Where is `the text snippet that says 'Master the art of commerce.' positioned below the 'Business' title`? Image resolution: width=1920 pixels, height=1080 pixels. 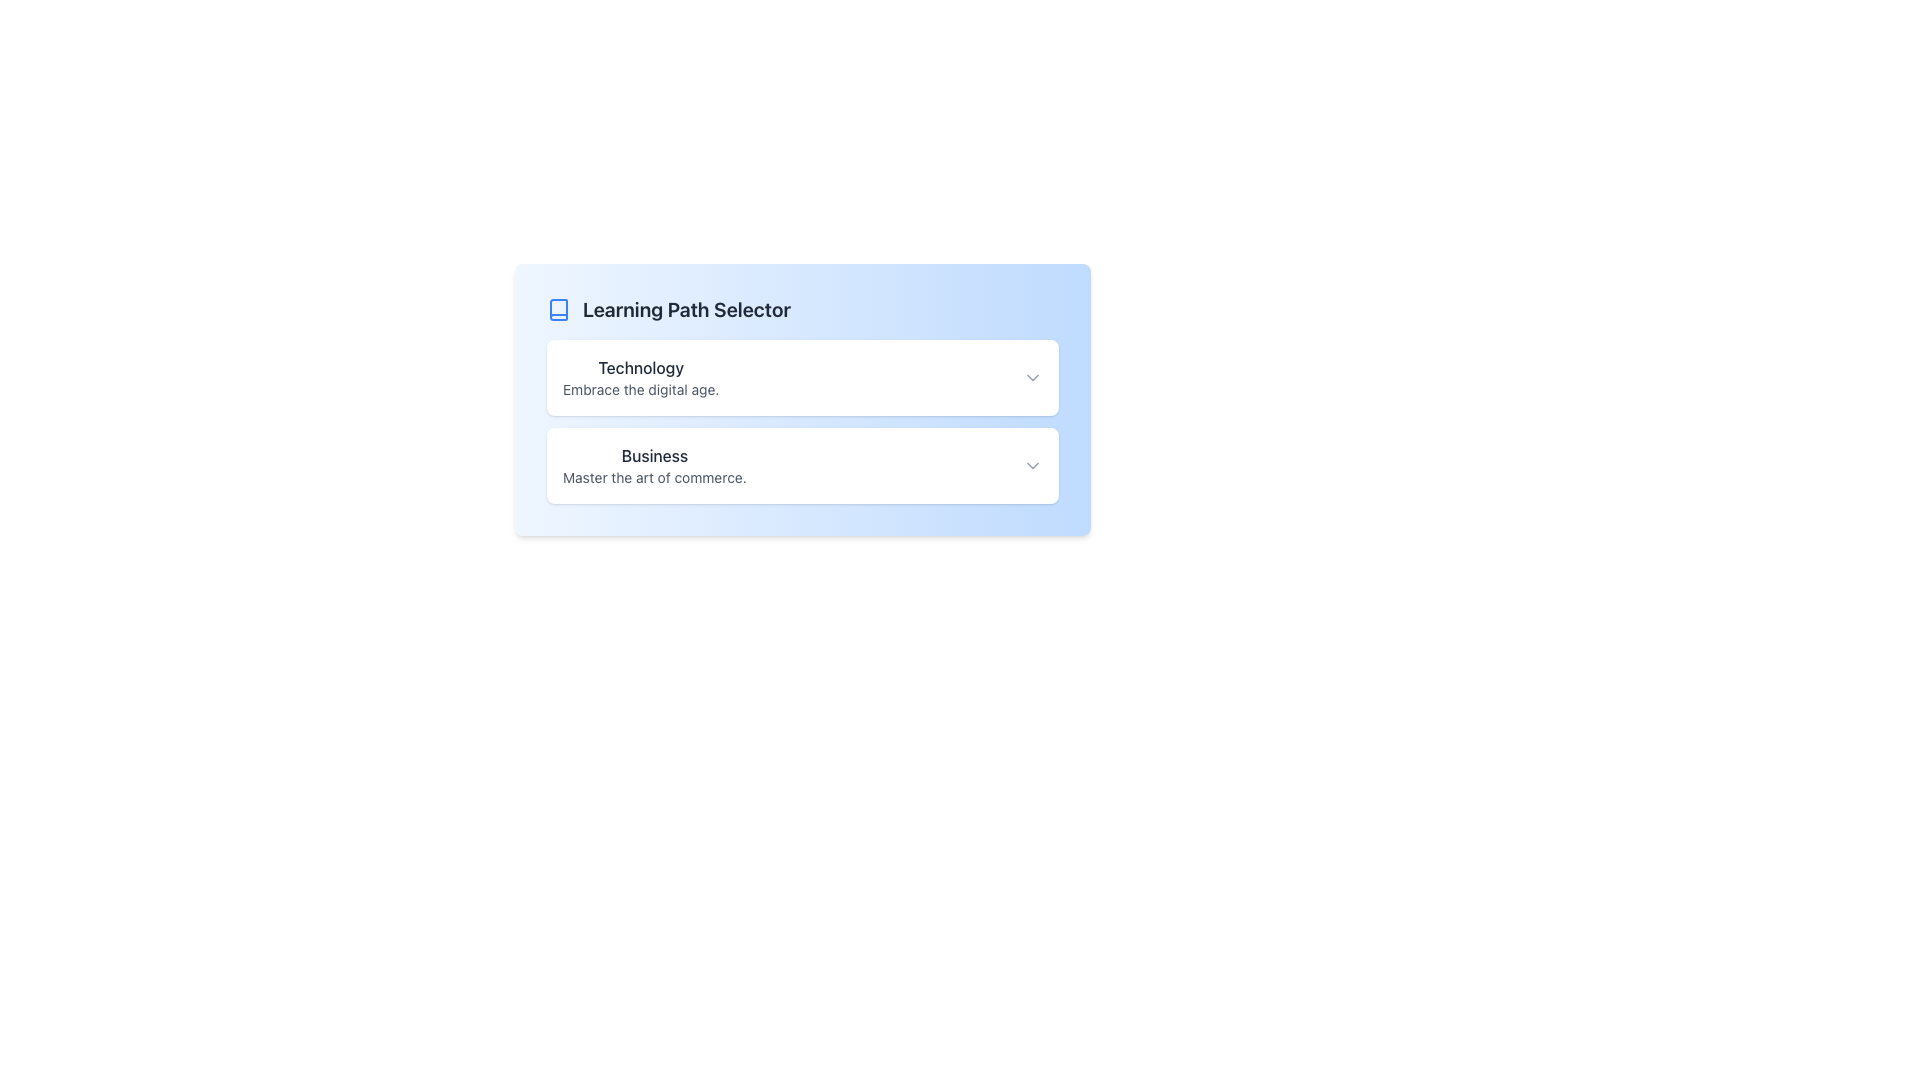 the text snippet that says 'Master the art of commerce.' positioned below the 'Business' title is located at coordinates (654, 478).